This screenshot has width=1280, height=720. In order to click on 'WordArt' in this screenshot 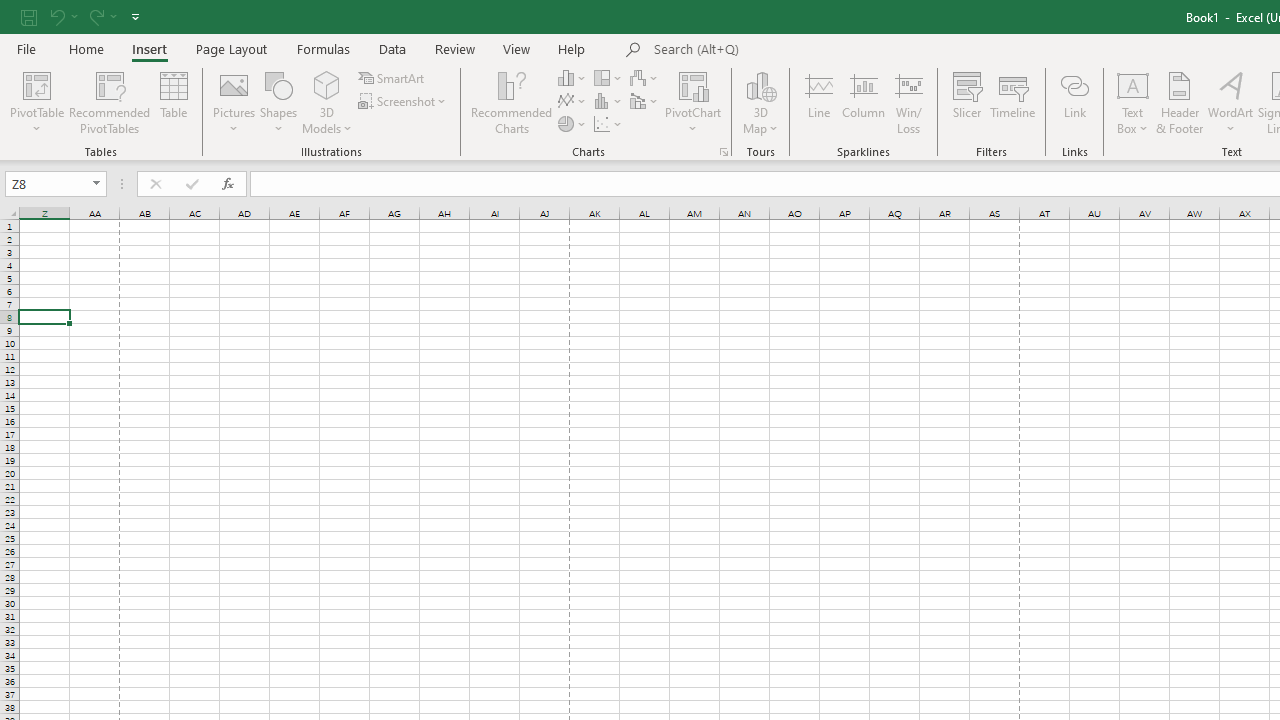, I will do `click(1229, 103)`.